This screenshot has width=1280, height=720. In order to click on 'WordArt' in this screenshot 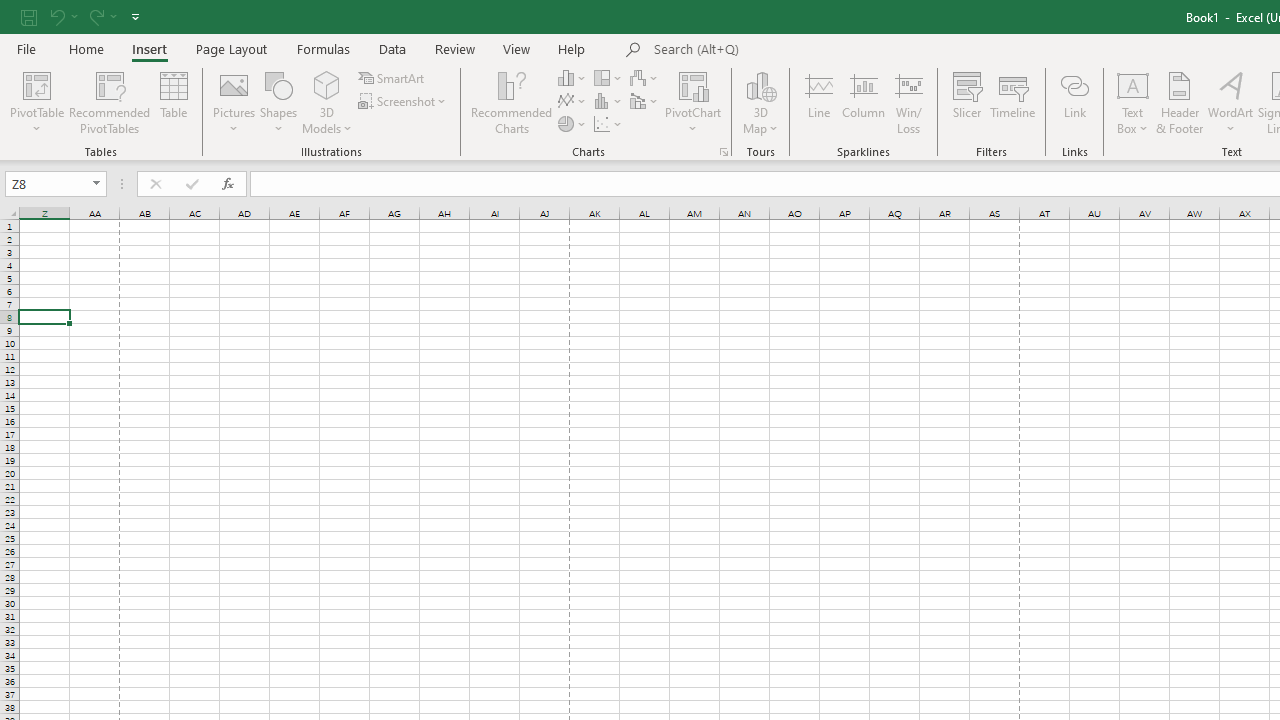, I will do `click(1229, 103)`.